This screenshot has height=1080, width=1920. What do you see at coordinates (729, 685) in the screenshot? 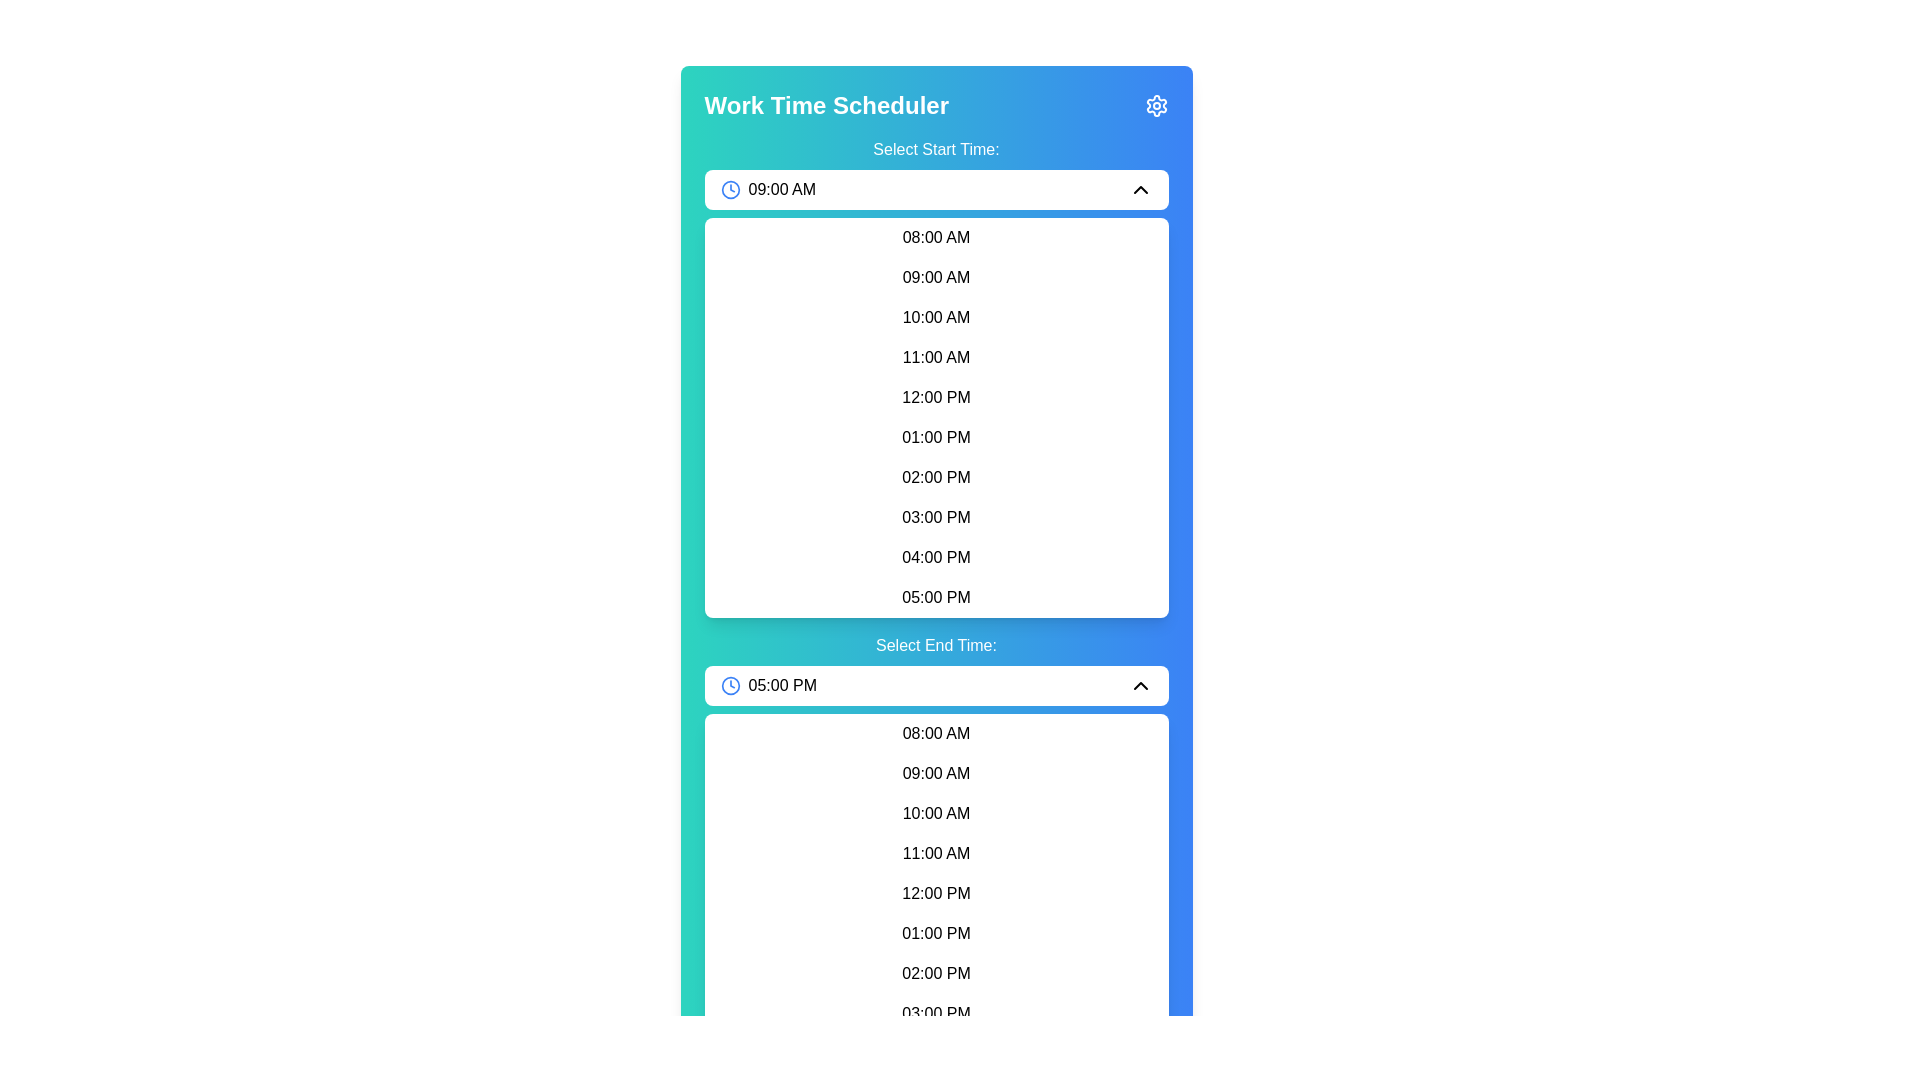
I see `the blue outlined circular SVG element that is part of the clock icon located to the left of the '05:00 PM' text in the 'Select End Time' section` at bounding box center [729, 685].